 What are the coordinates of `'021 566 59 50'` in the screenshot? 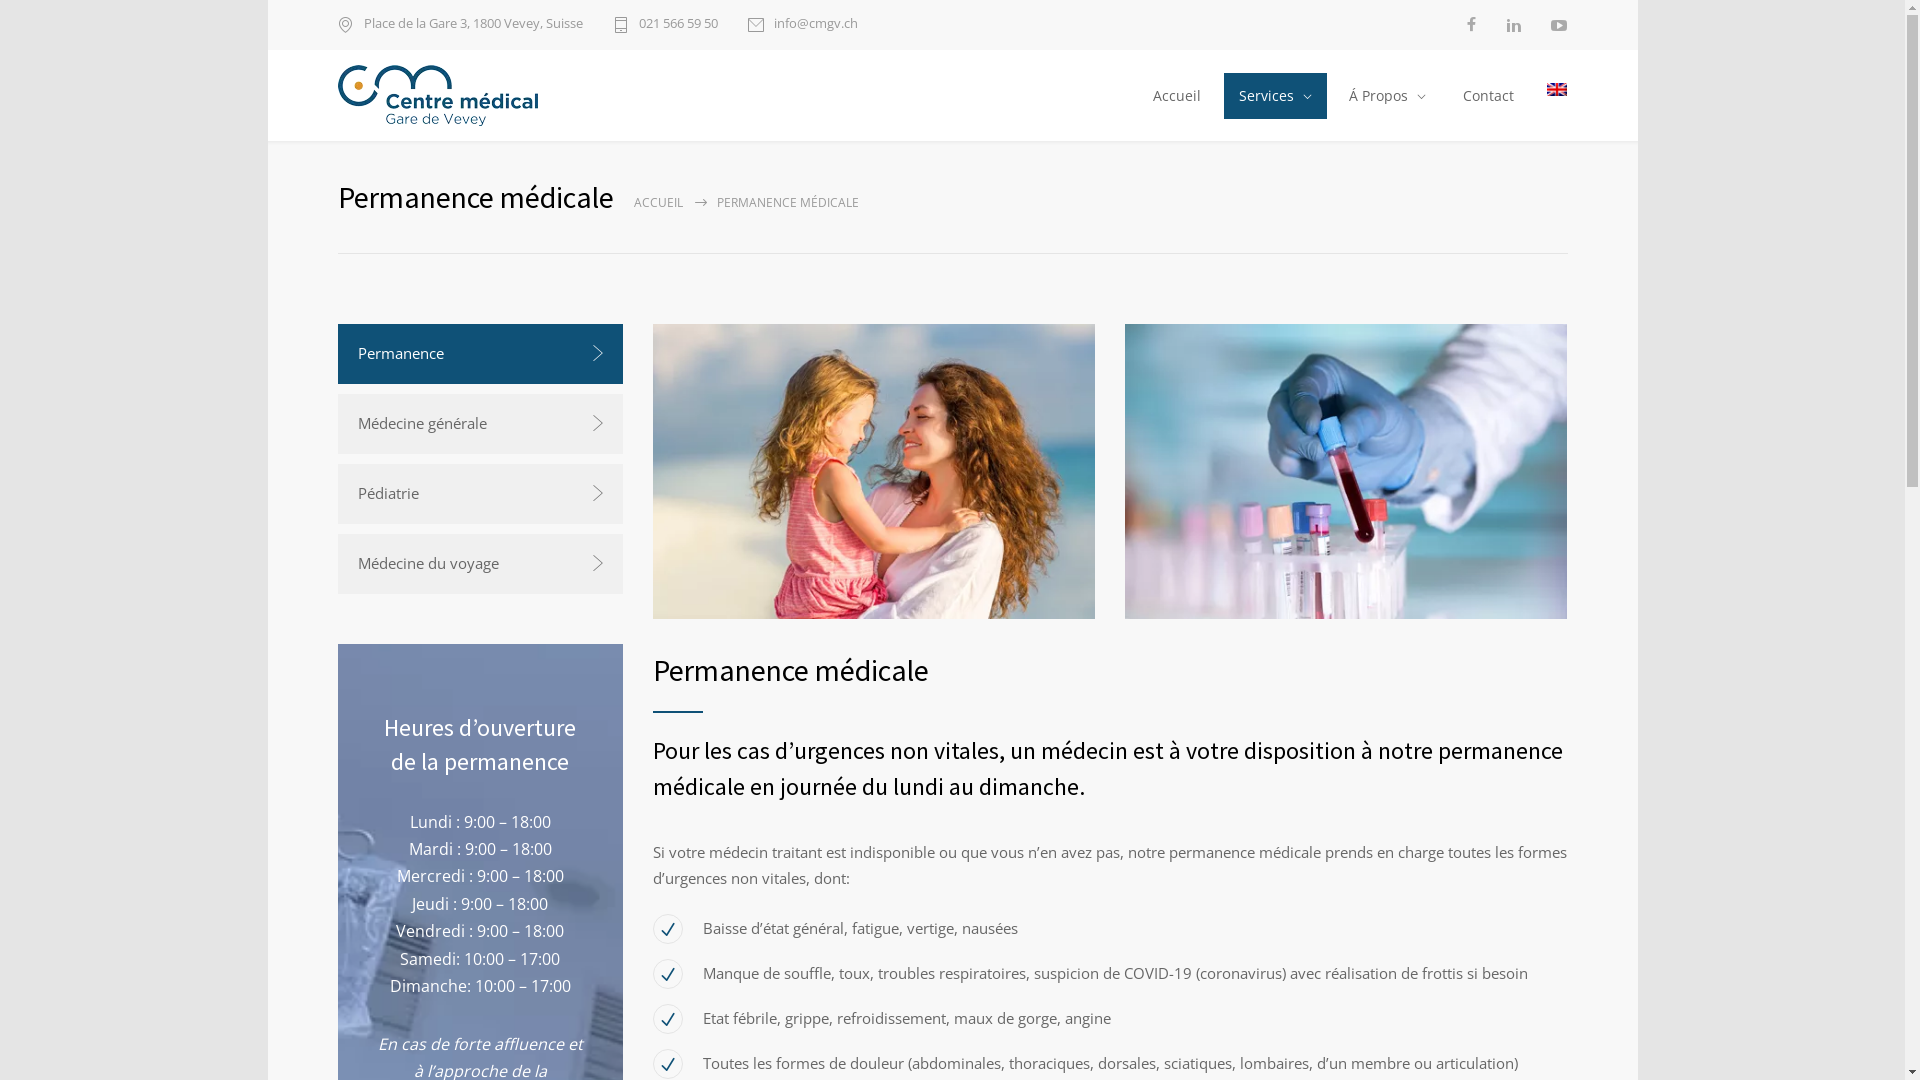 It's located at (664, 24).